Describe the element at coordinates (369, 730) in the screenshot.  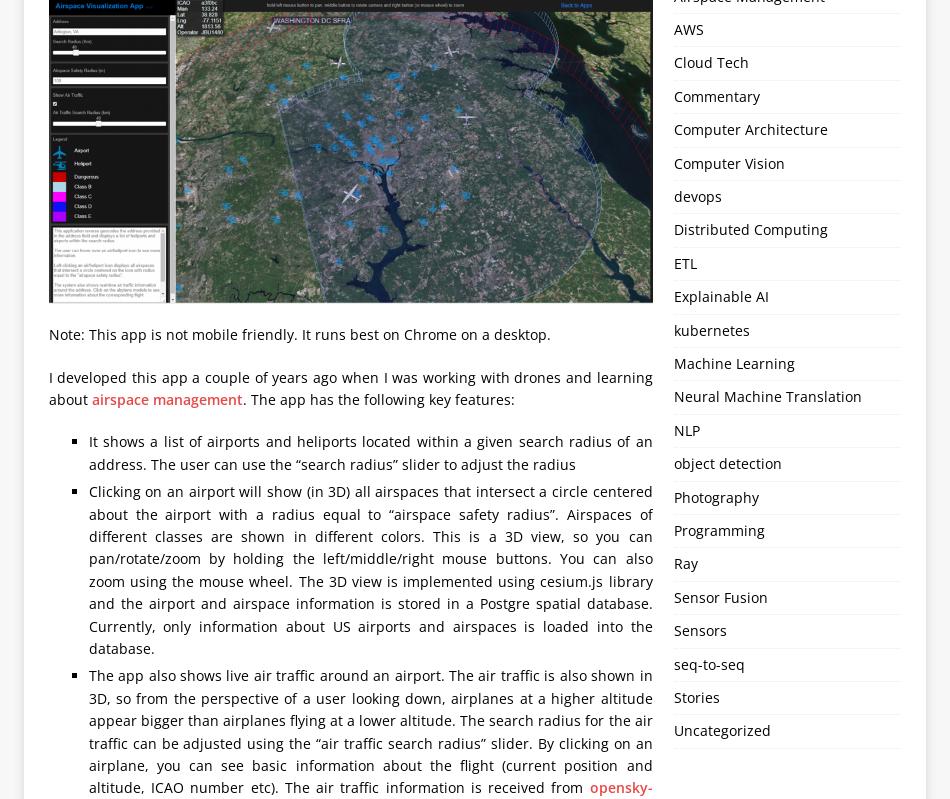
I see `'The app also shows live air traffic around an airport. The air traffic is also shown in 3D, so from the perspective of a user looking down, airplanes at a higher altitude appear bigger than airplanes flying at a lower altitude. The search radius for the air traffic can be adjusted using the “air traffic search radius” slider. By clicking on an airplane, you can see basic information about the flight (current position and altitude, ICAO number etc). The air traffic information is received from'` at that location.